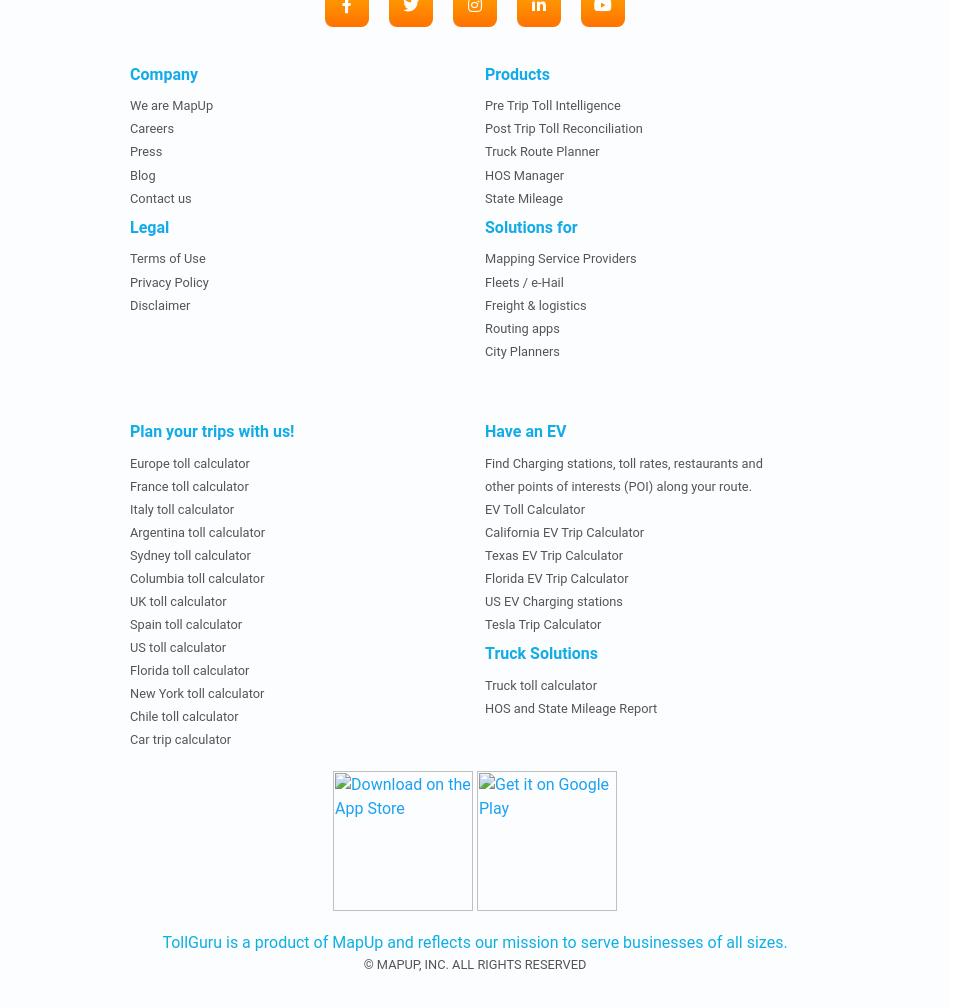 Image resolution: width=965 pixels, height=1008 pixels. Describe the element at coordinates (540, 652) in the screenshot. I see `'Truck Solutions'` at that location.